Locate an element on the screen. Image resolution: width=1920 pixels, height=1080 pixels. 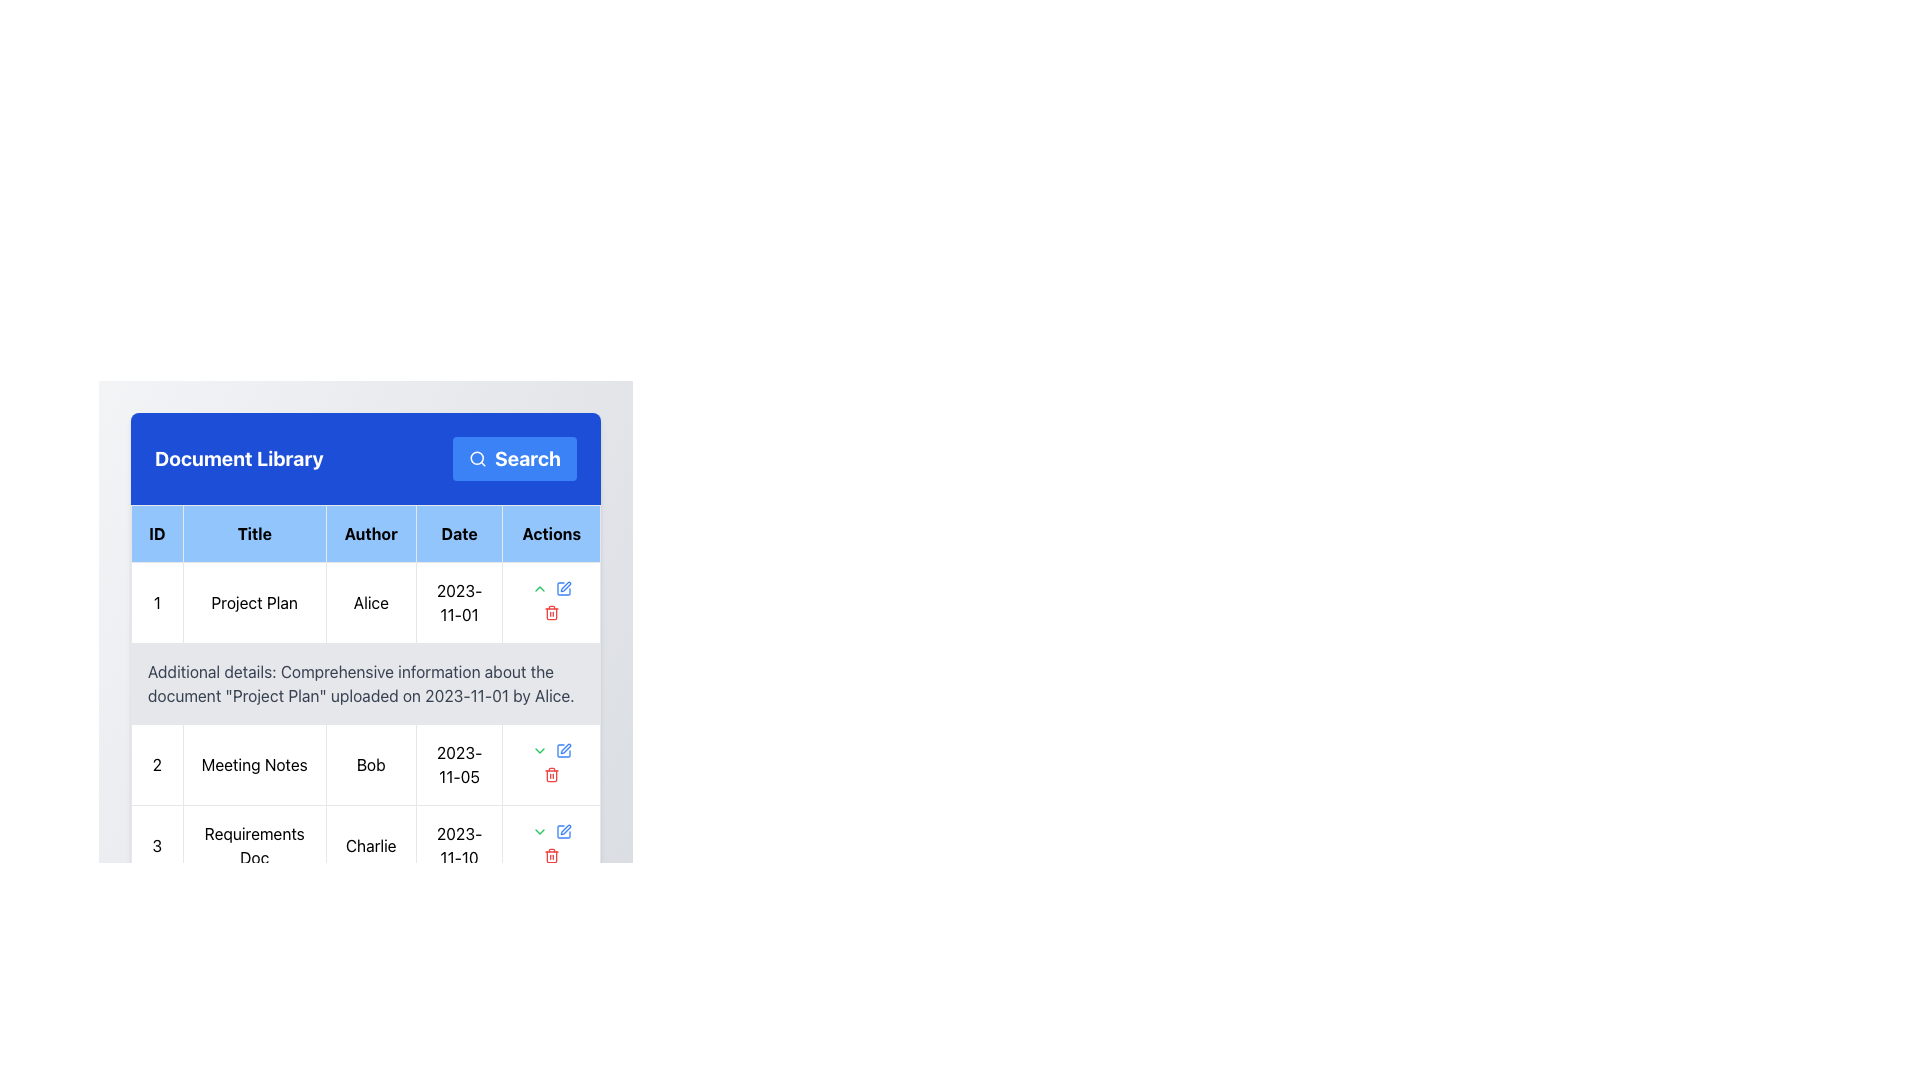
the edit button for the document titled 'Meeting Notes' authored by 'Bob', dated '2023-11-05' is located at coordinates (564, 748).